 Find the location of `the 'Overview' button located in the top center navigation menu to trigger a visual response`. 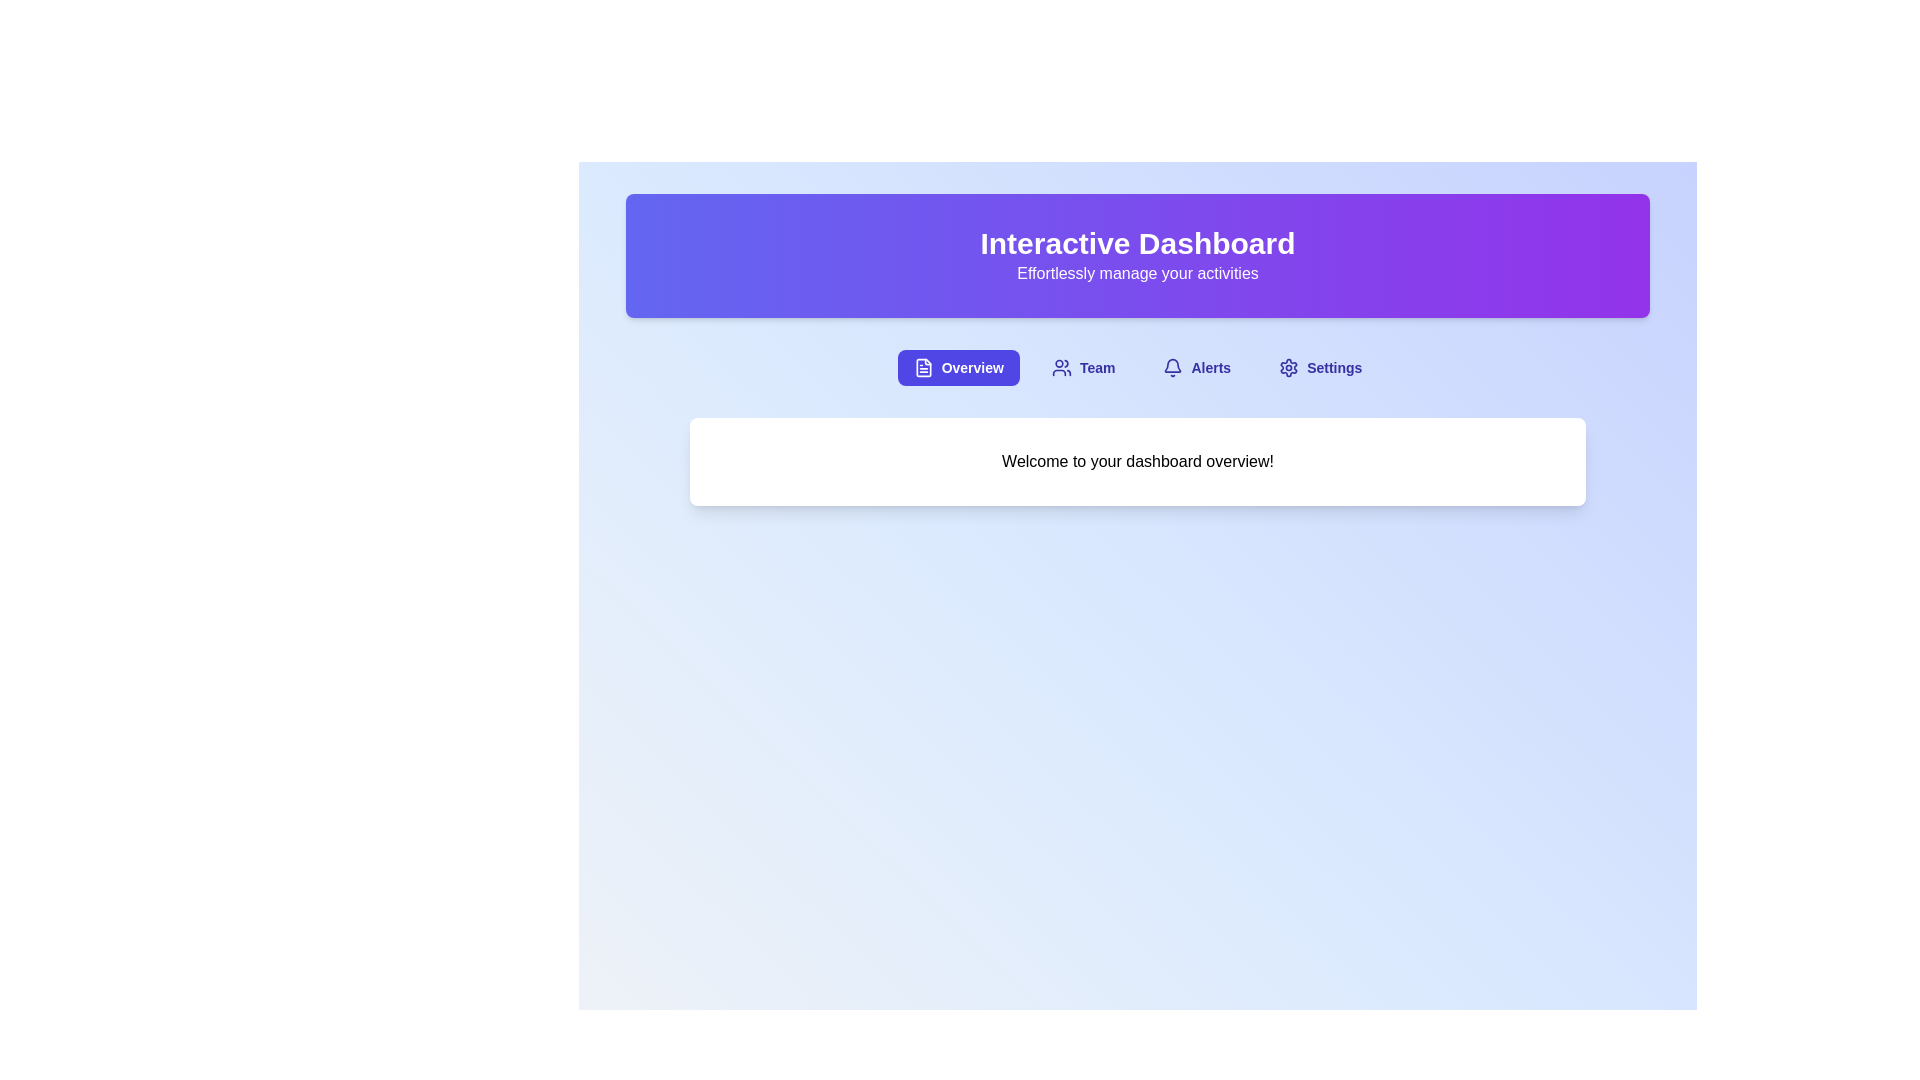

the 'Overview' button located in the top center navigation menu to trigger a visual response is located at coordinates (957, 367).